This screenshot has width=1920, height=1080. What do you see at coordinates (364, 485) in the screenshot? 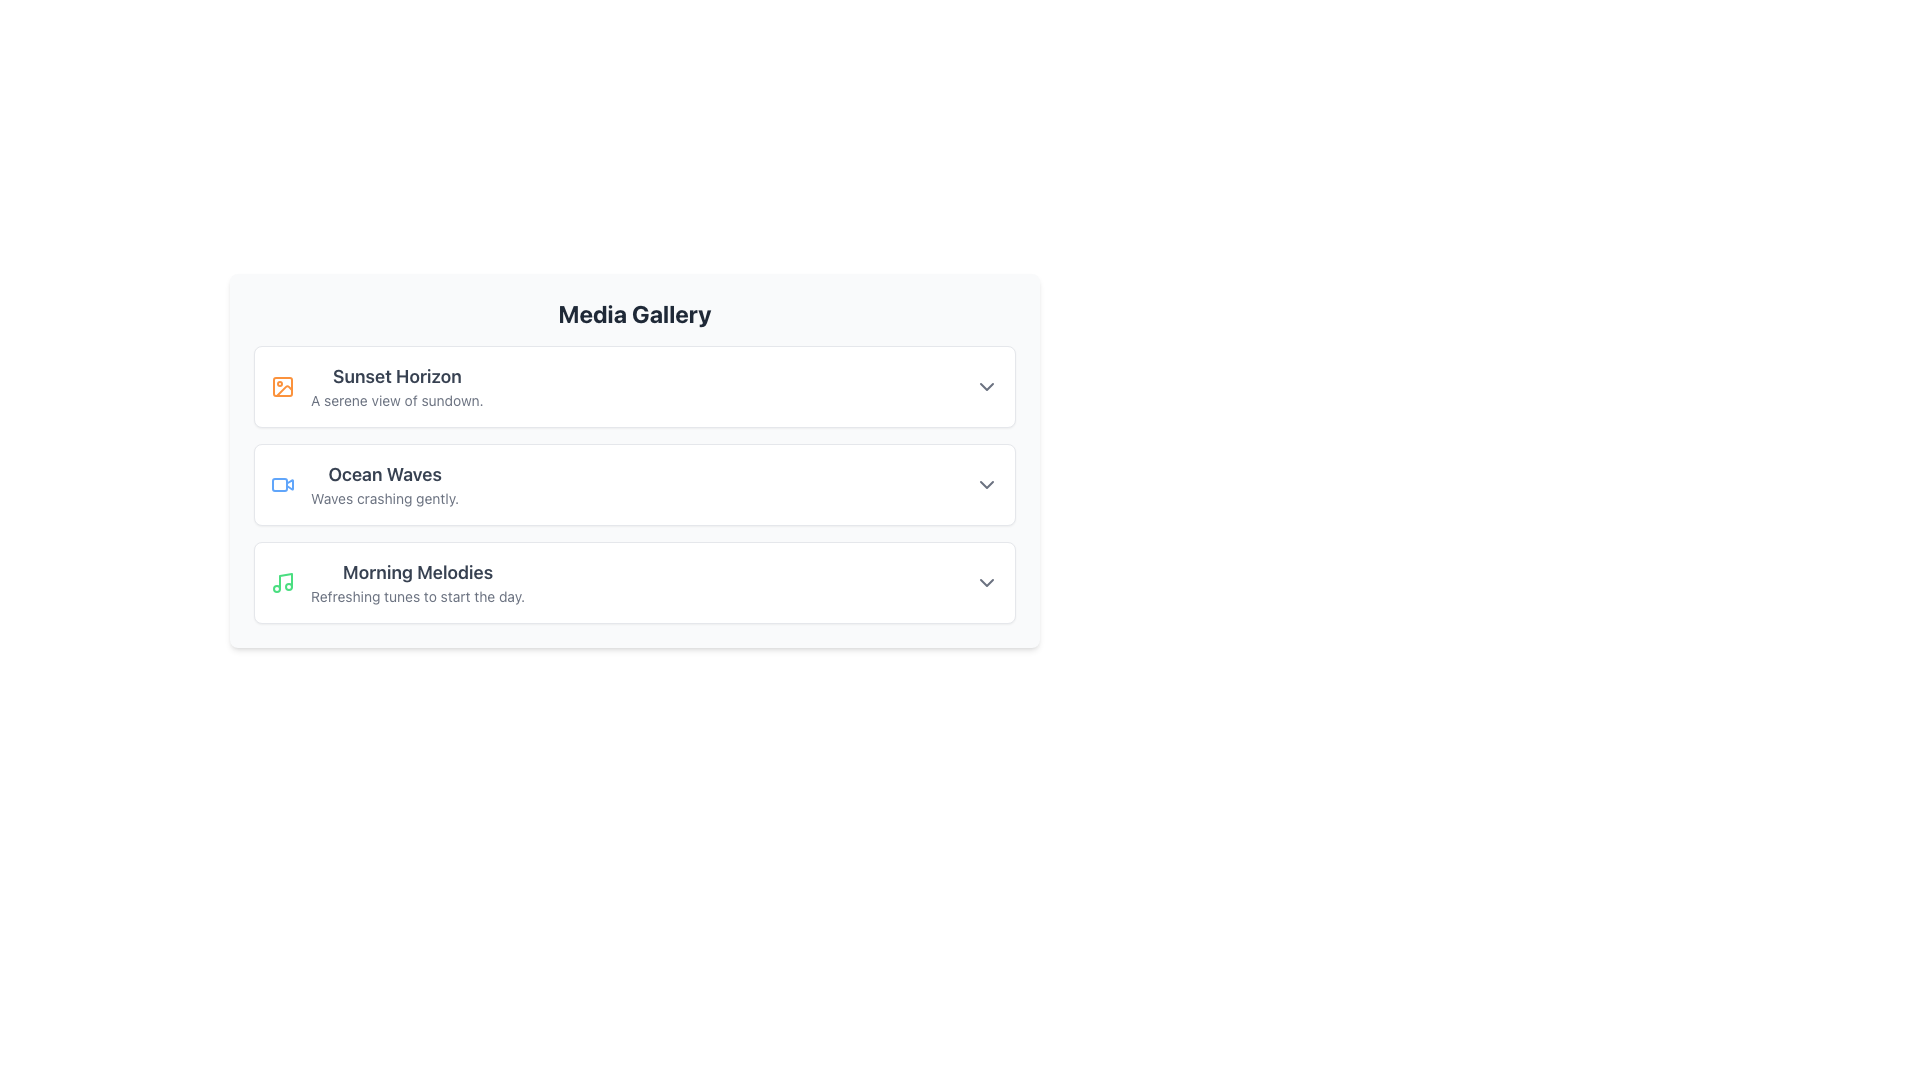
I see `the List Item with the title 'Ocean Waves' and subtitle 'Waves crashing gently.'` at bounding box center [364, 485].